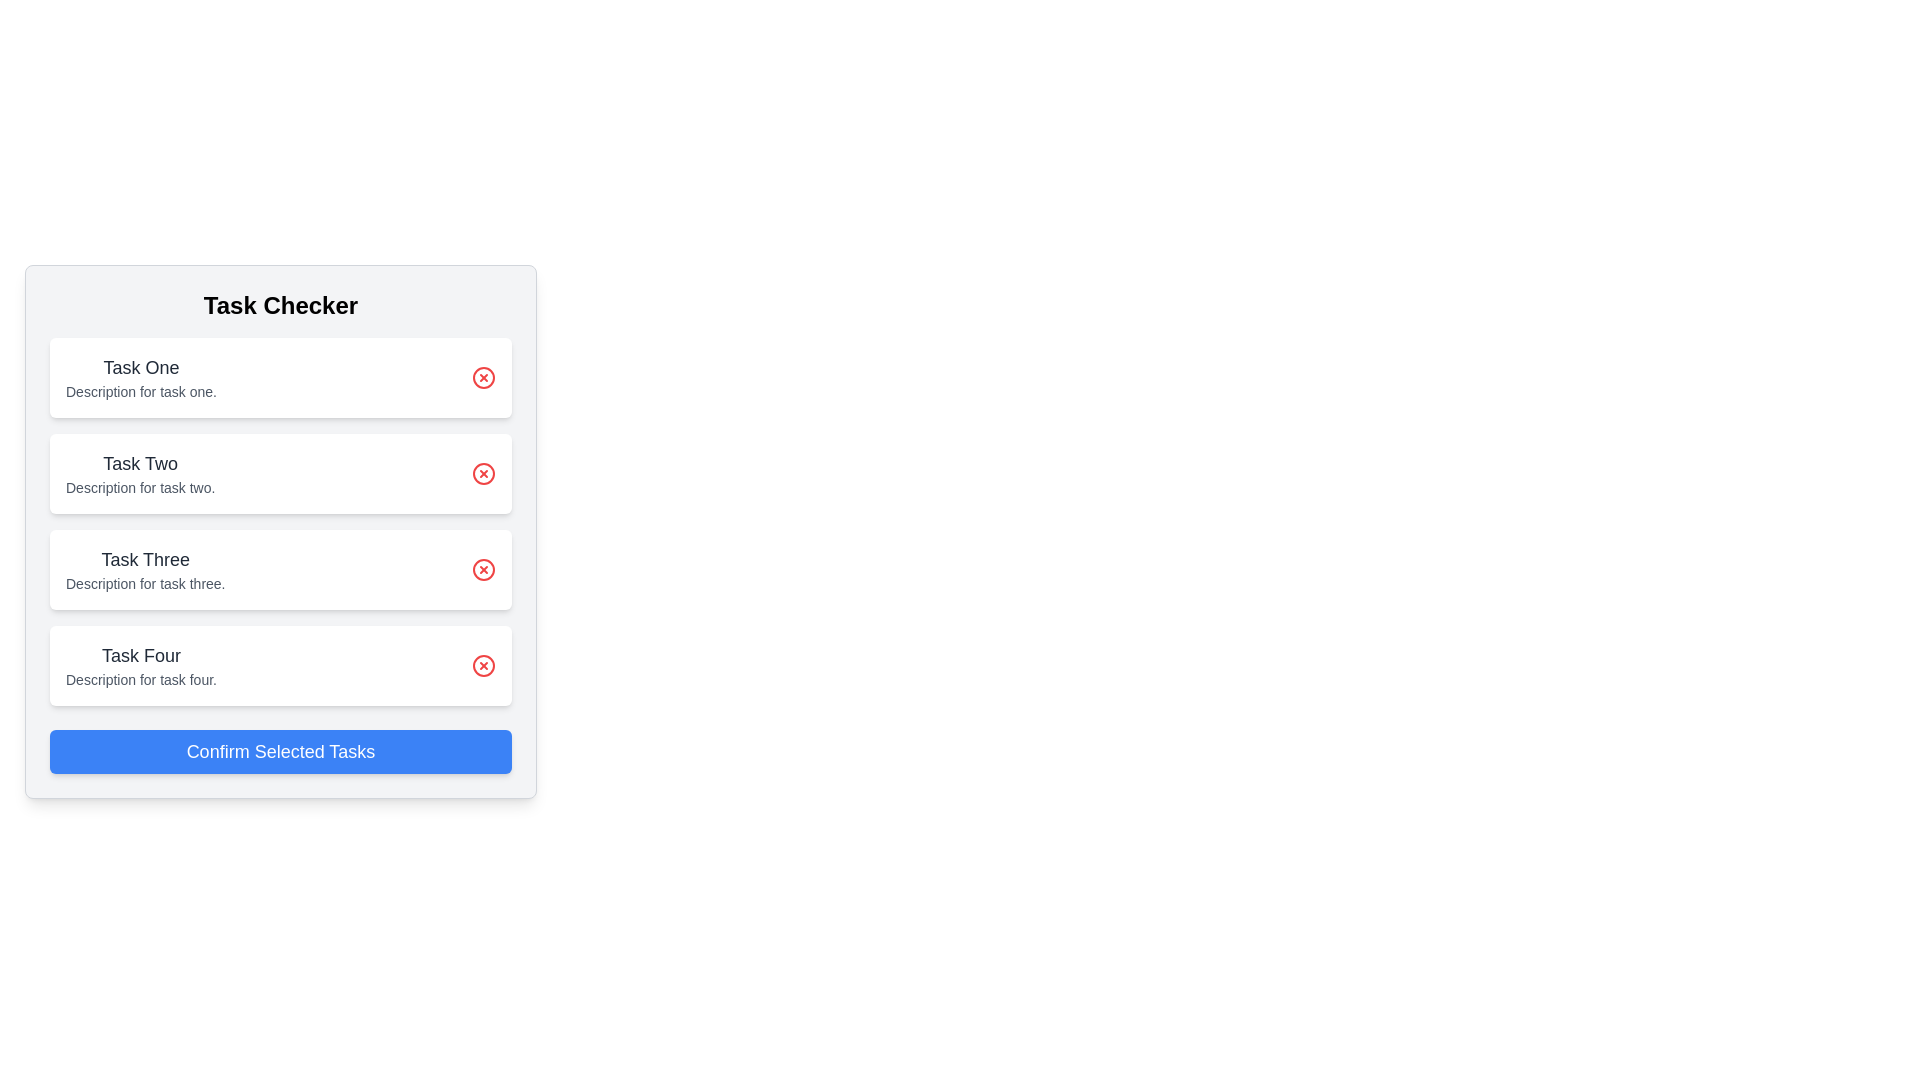 This screenshot has height=1080, width=1920. I want to click on the 'Task Four' text element, which is prominently displayed in a larger bold font above 'Description for task four' in the fourth task card, so click(140, 655).